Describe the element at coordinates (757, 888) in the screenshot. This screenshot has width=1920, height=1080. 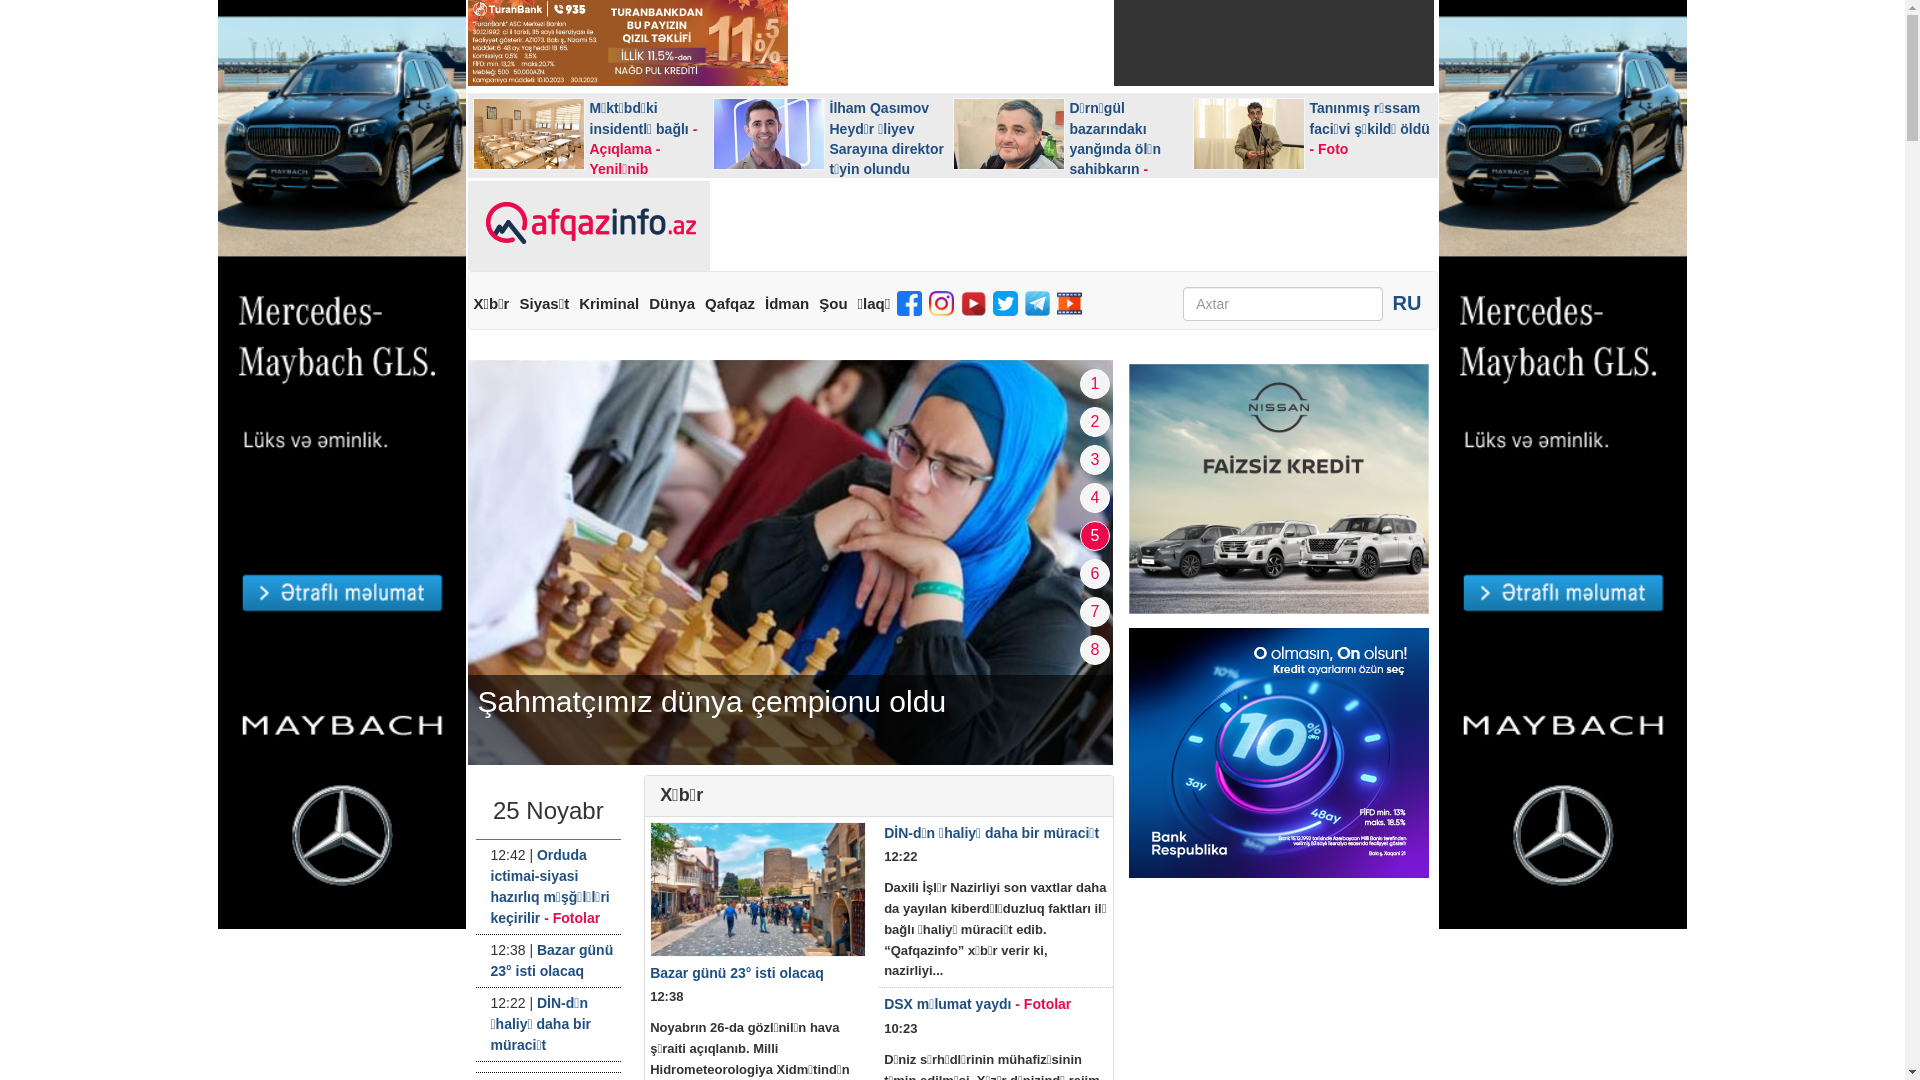
I see `'bazar-gunu-23-isti-olacaq'` at that location.